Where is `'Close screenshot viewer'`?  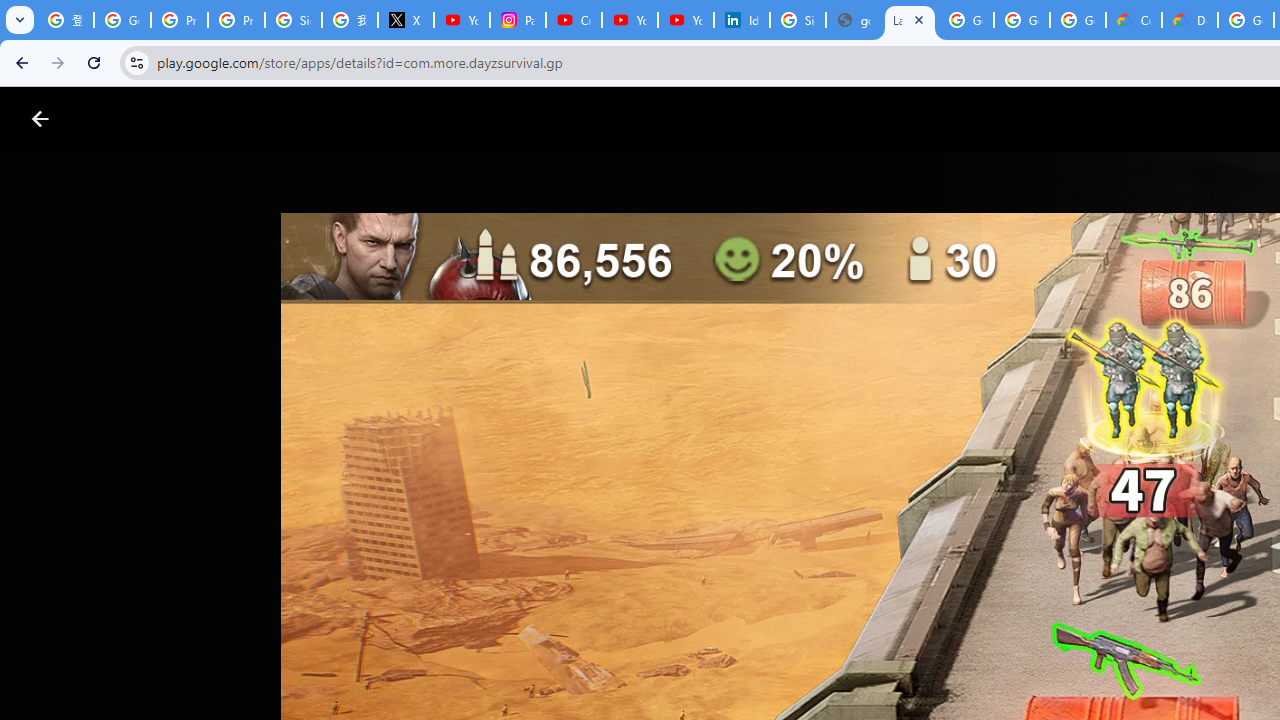 'Close screenshot viewer' is located at coordinates (39, 119).